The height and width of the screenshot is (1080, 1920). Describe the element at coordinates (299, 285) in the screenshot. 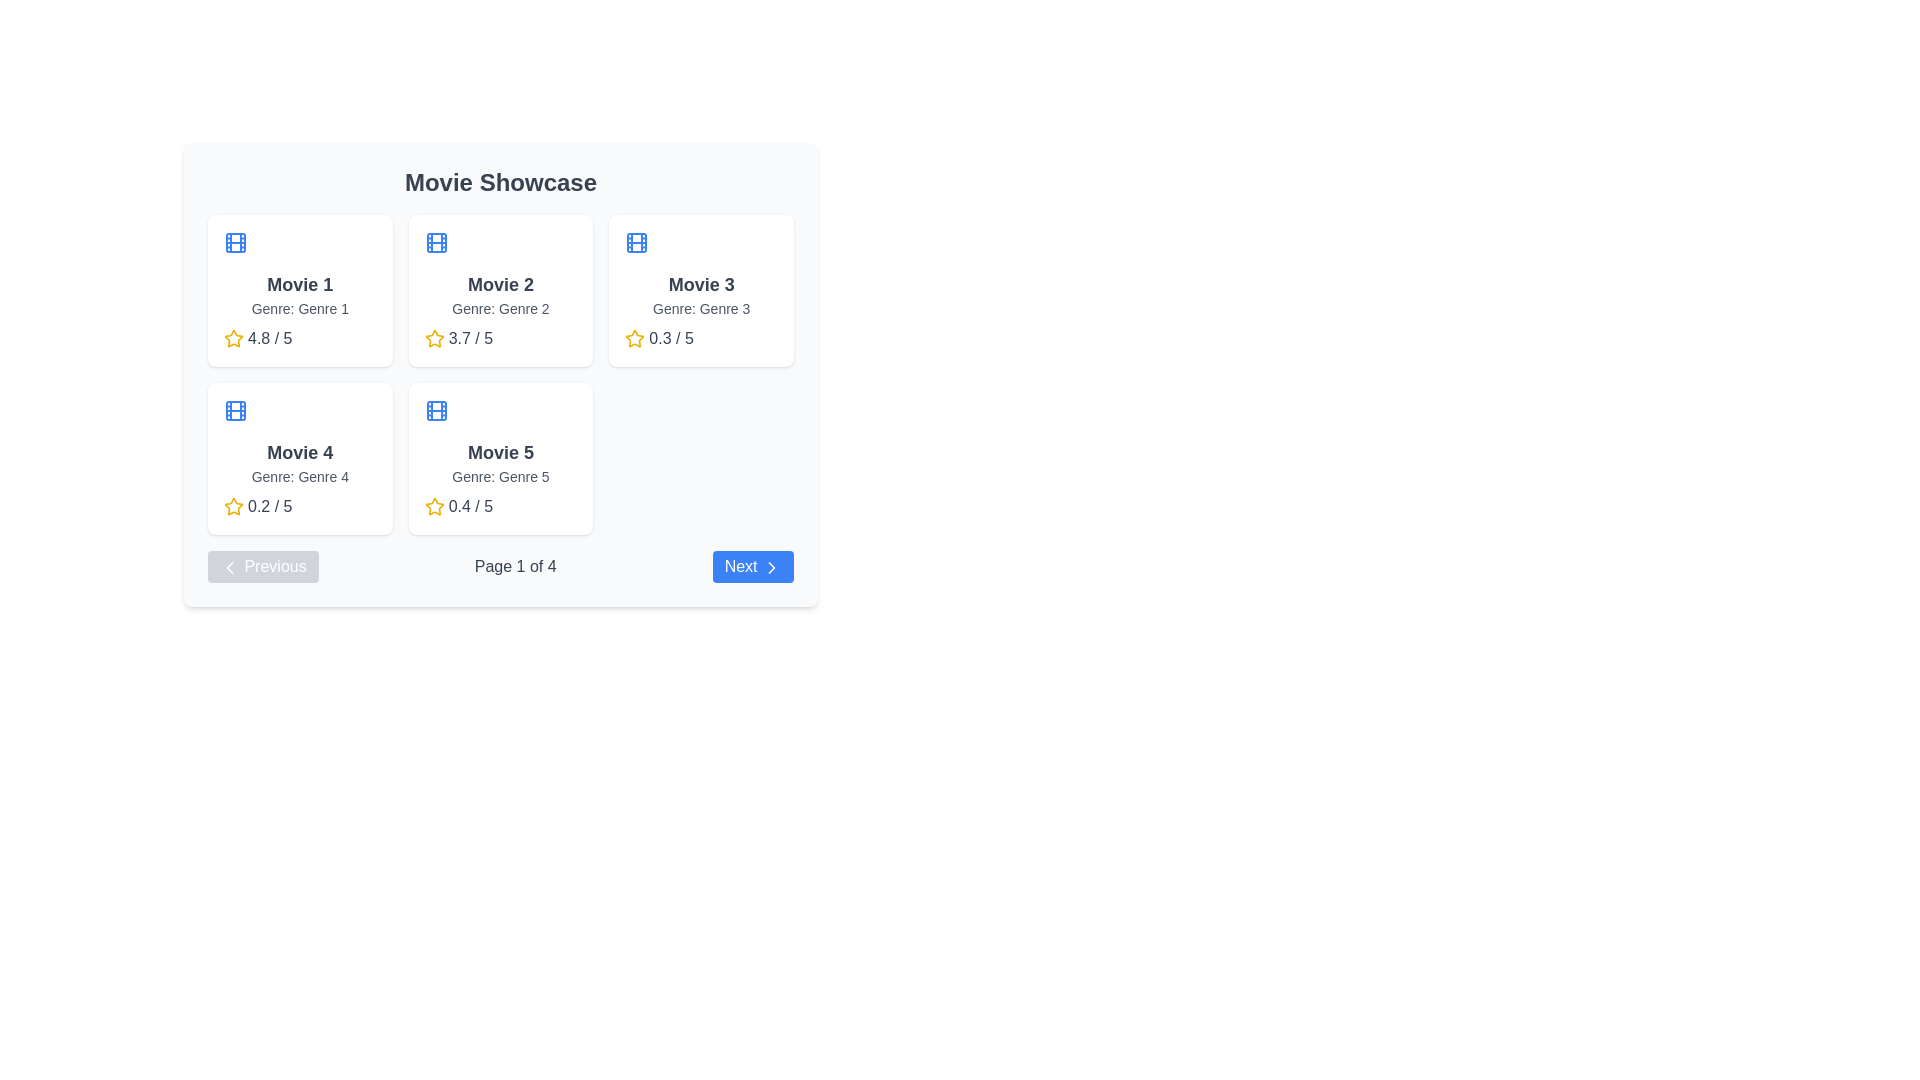

I see `the text label displaying 'Movie 1' which is styled in dark gray, larger font, and bold typeface, located in the upper-left card of the grid layout` at that location.